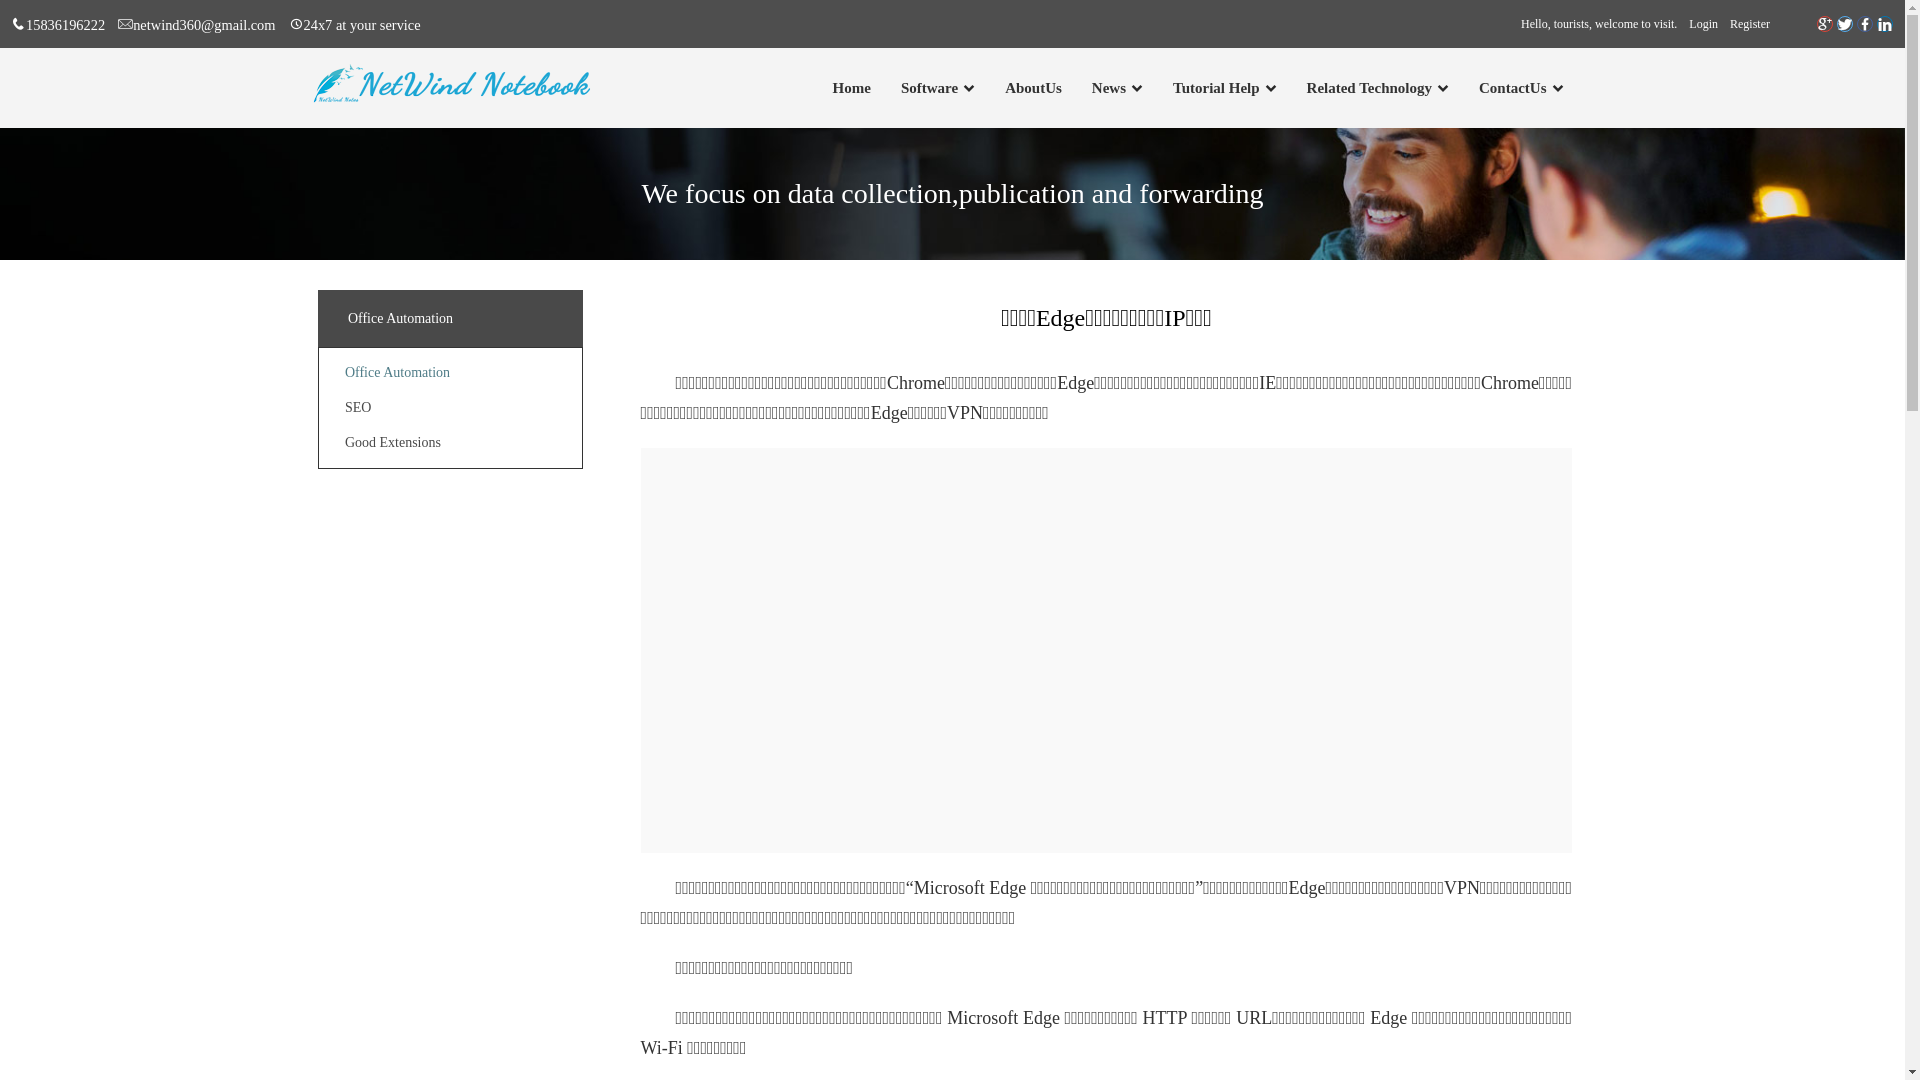 The height and width of the screenshot is (1080, 1920). What do you see at coordinates (358, 406) in the screenshot?
I see `'SEO'` at bounding box center [358, 406].